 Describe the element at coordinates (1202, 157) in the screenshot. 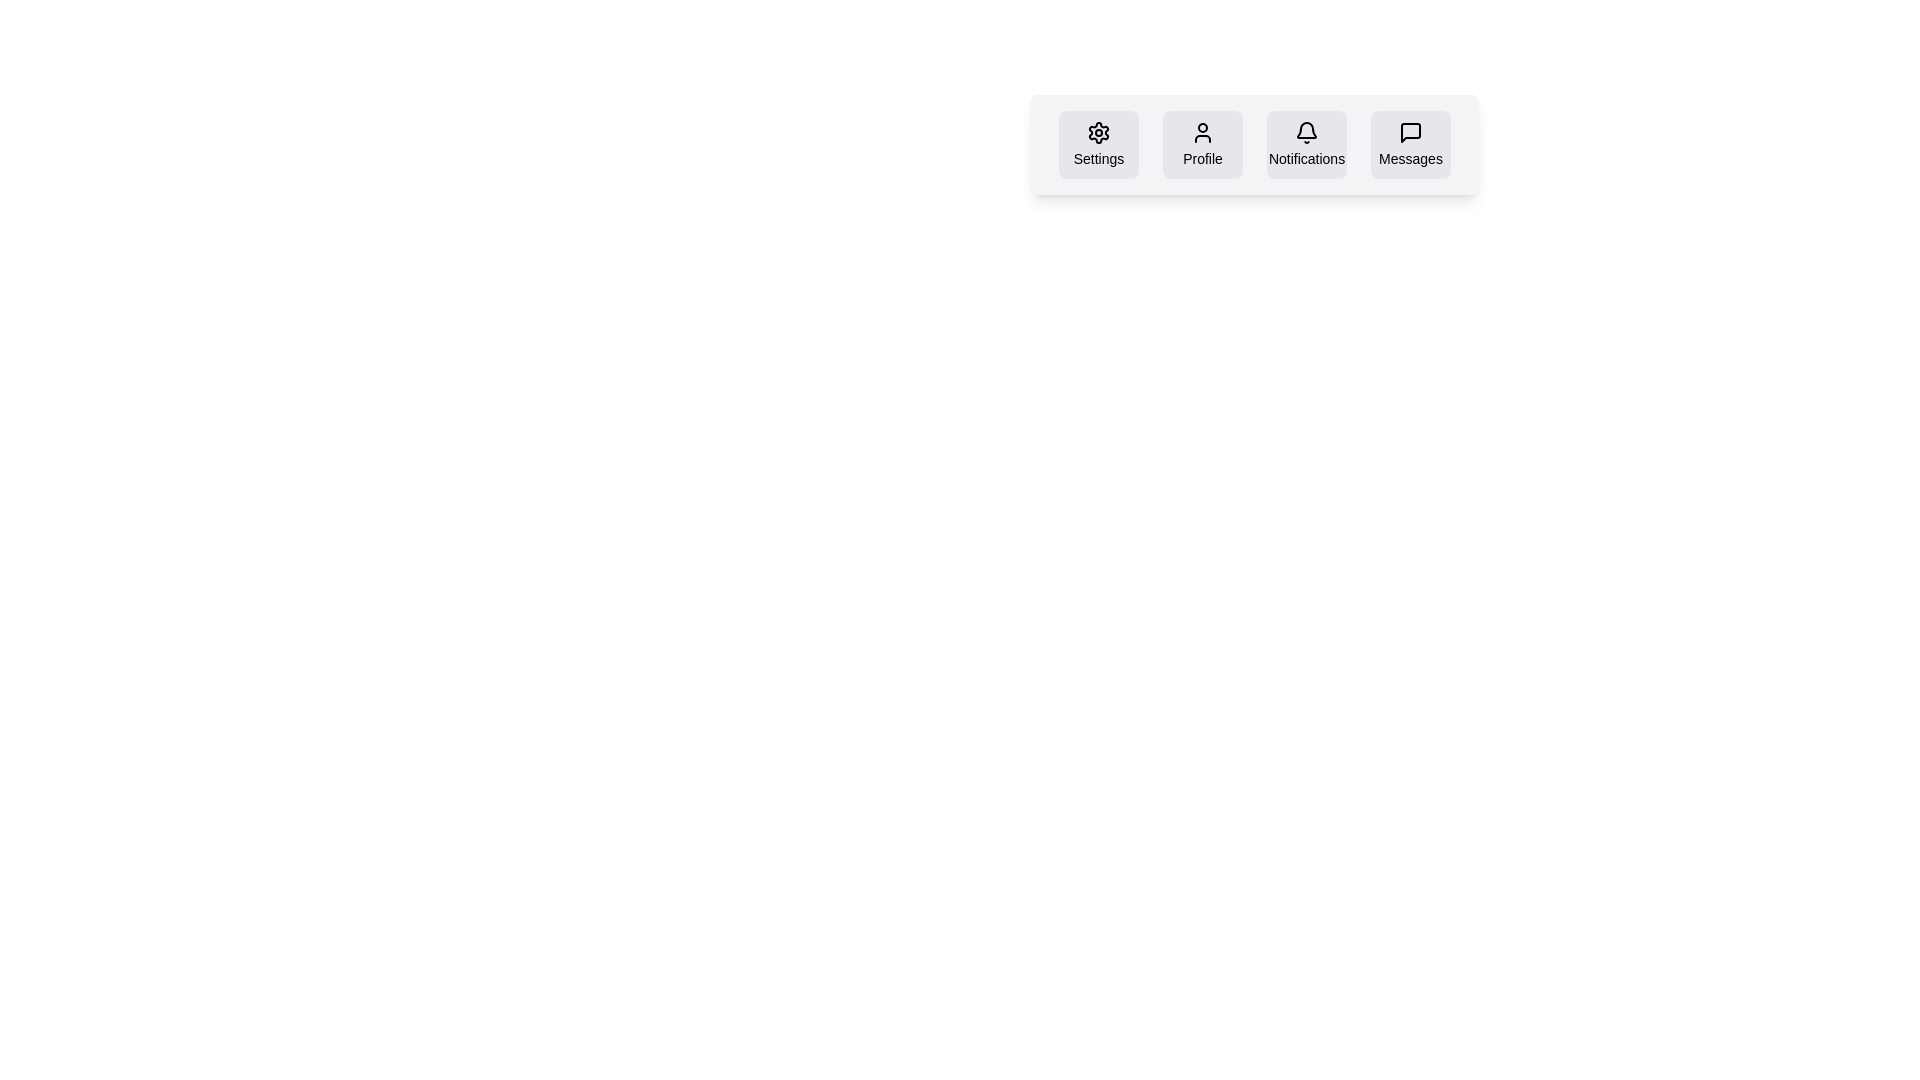

I see `the 'Profile' text label, which is a small font-sized label located below a user icon in a modern, muted gray design` at that location.